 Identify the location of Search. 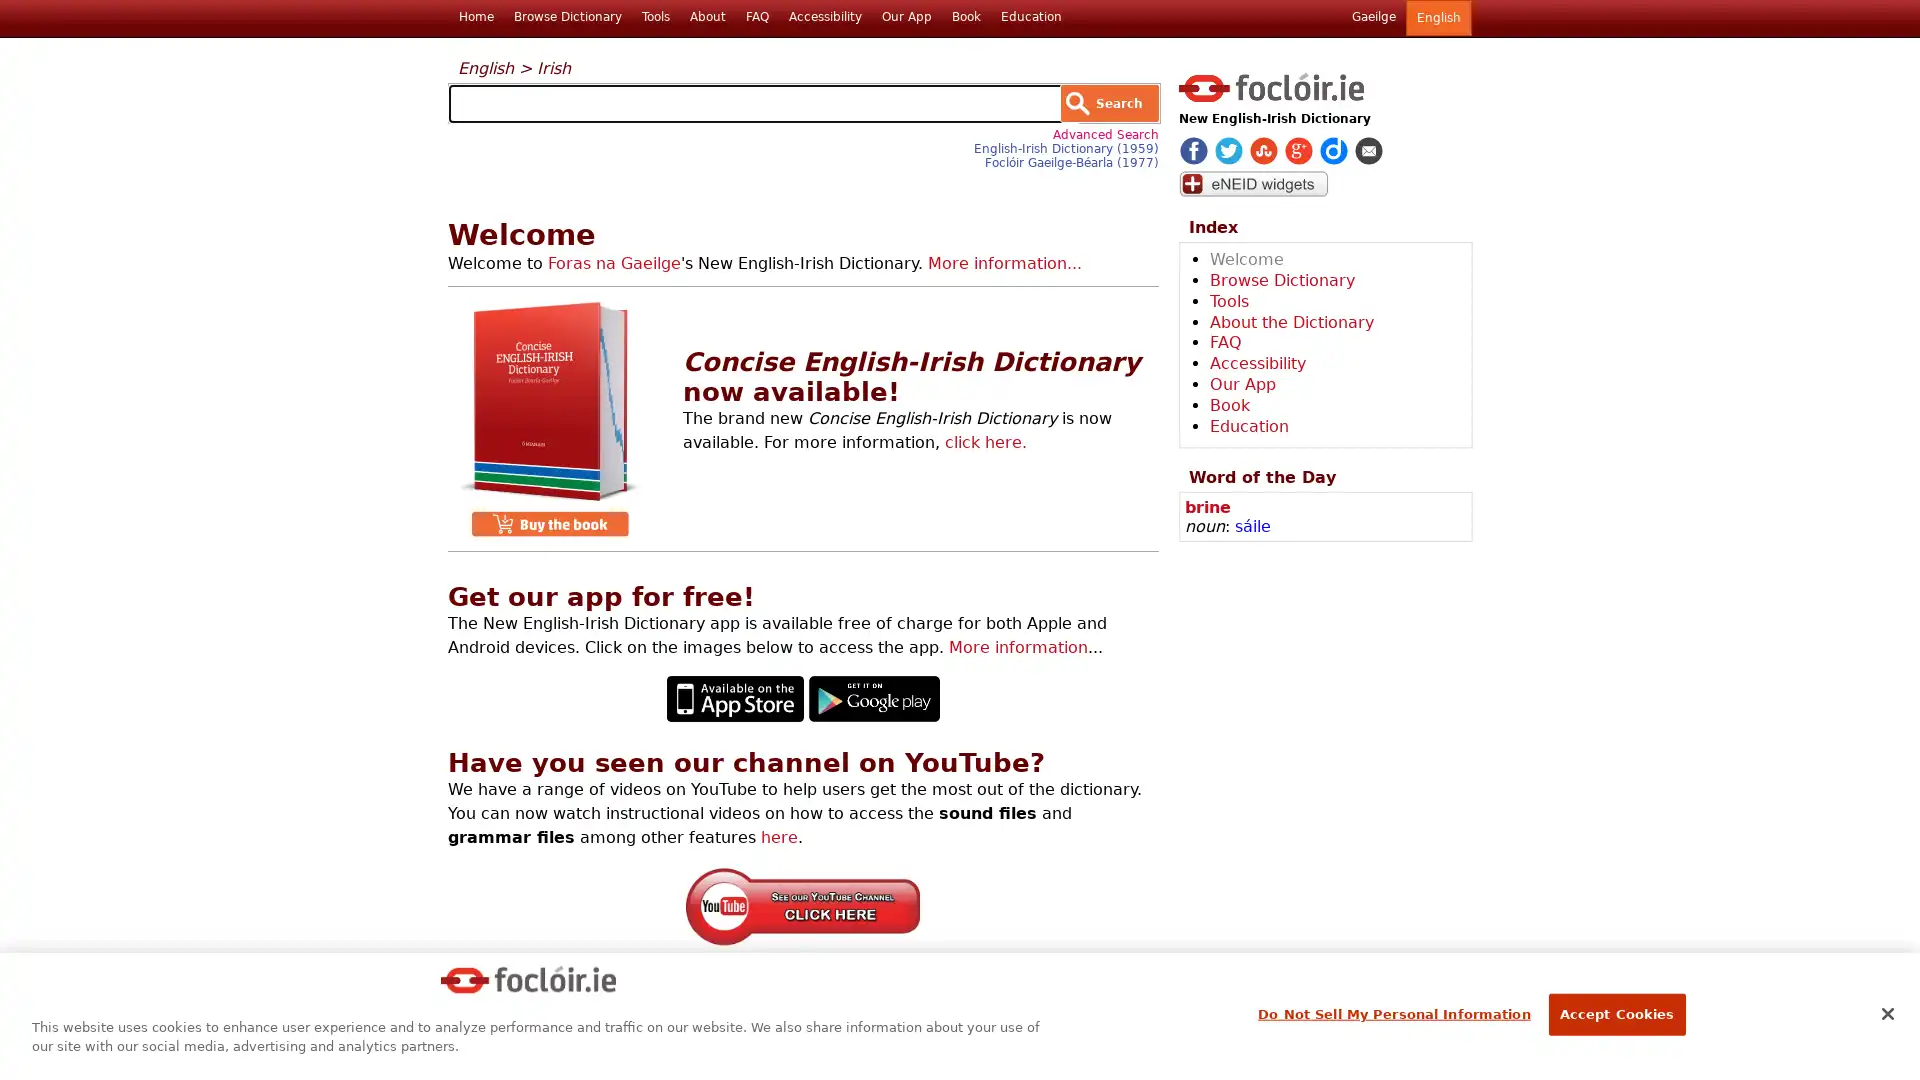
(1108, 103).